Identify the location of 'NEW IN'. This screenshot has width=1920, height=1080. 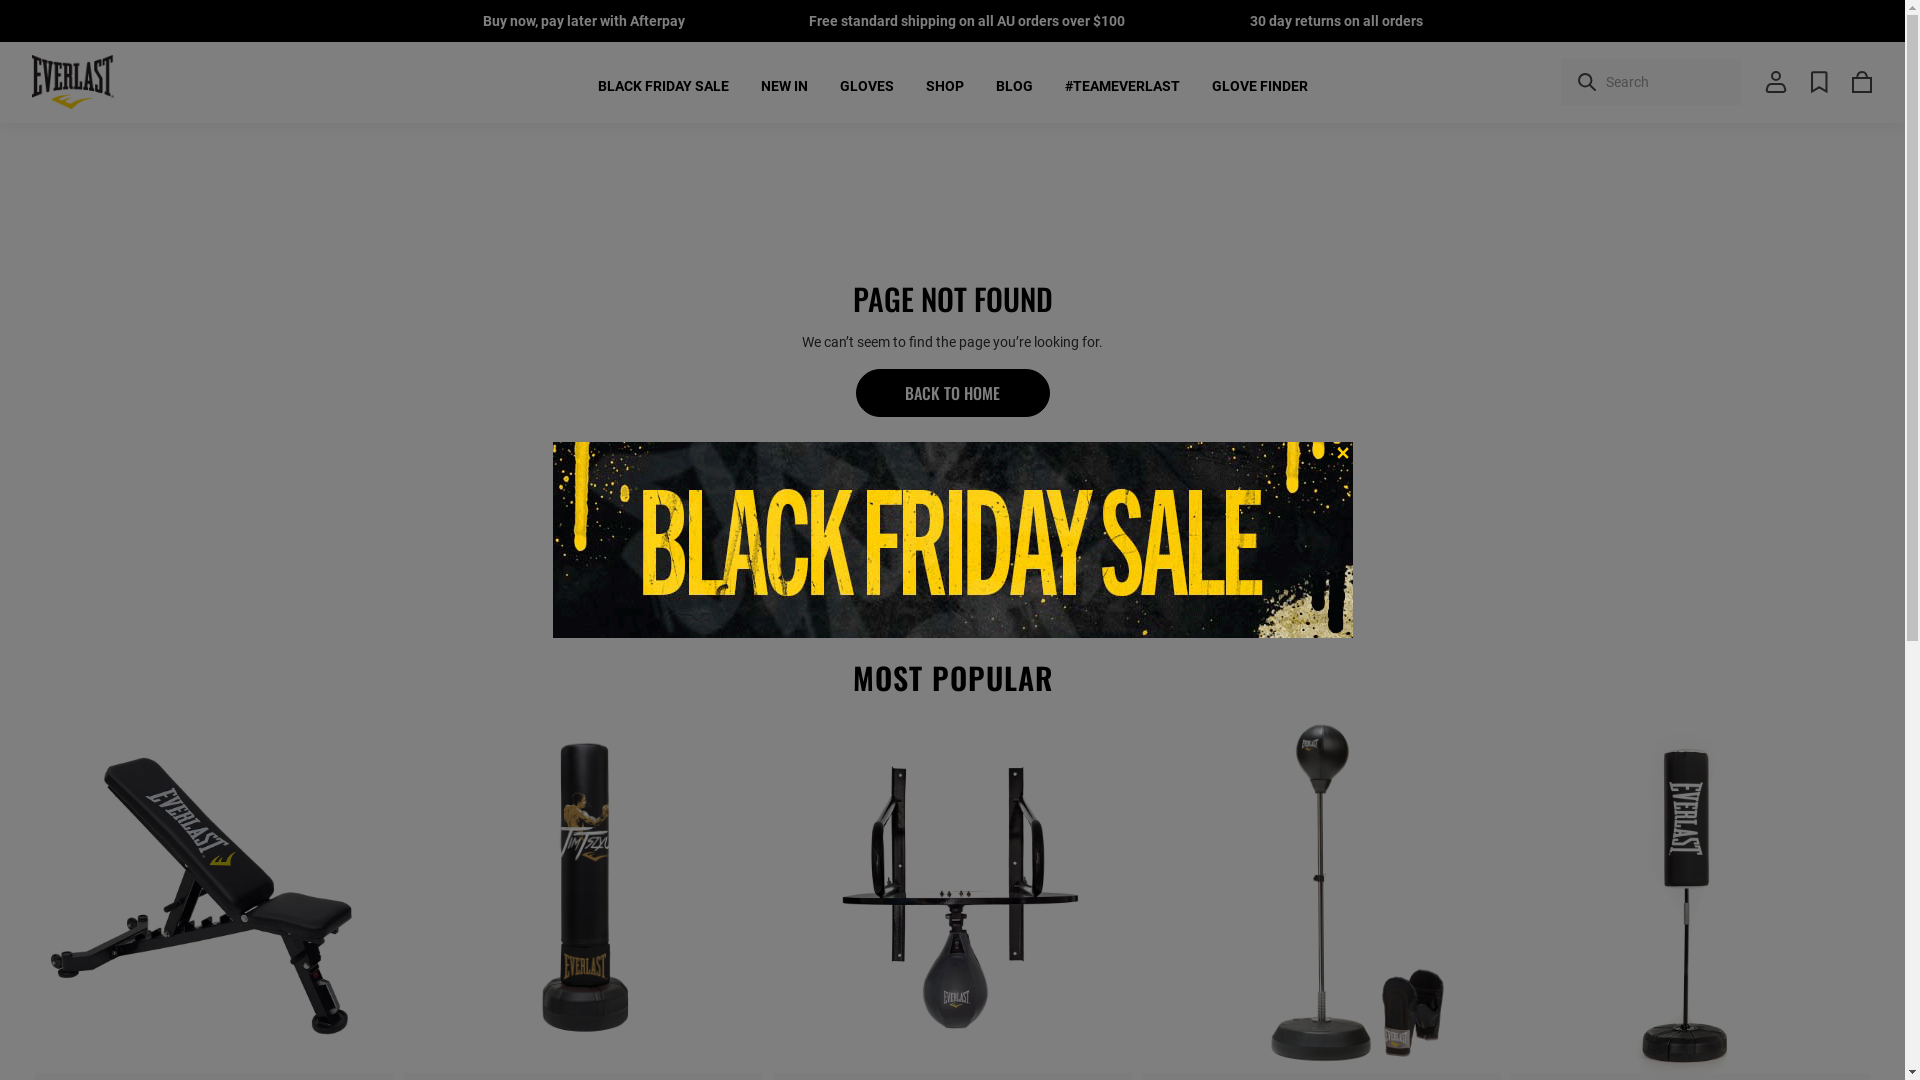
(758, 84).